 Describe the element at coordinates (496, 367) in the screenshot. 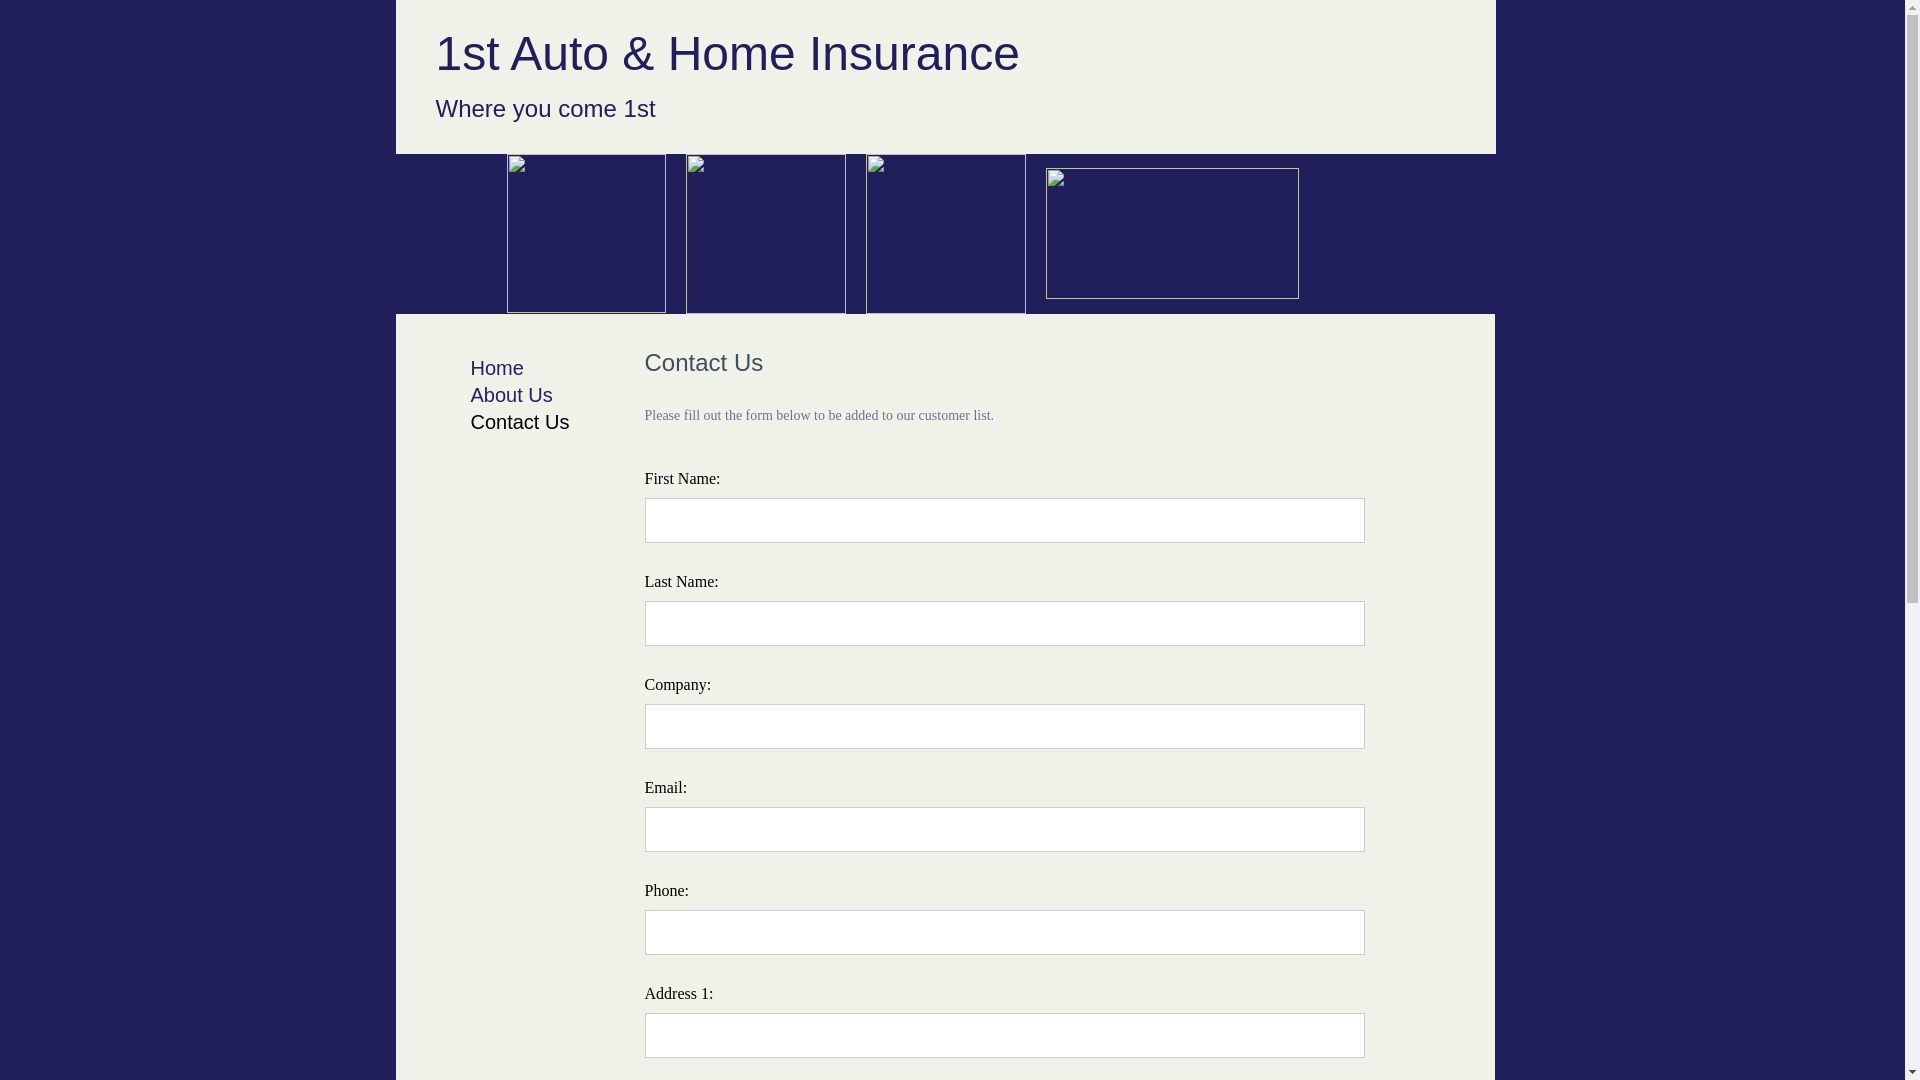

I see `'Home'` at that location.